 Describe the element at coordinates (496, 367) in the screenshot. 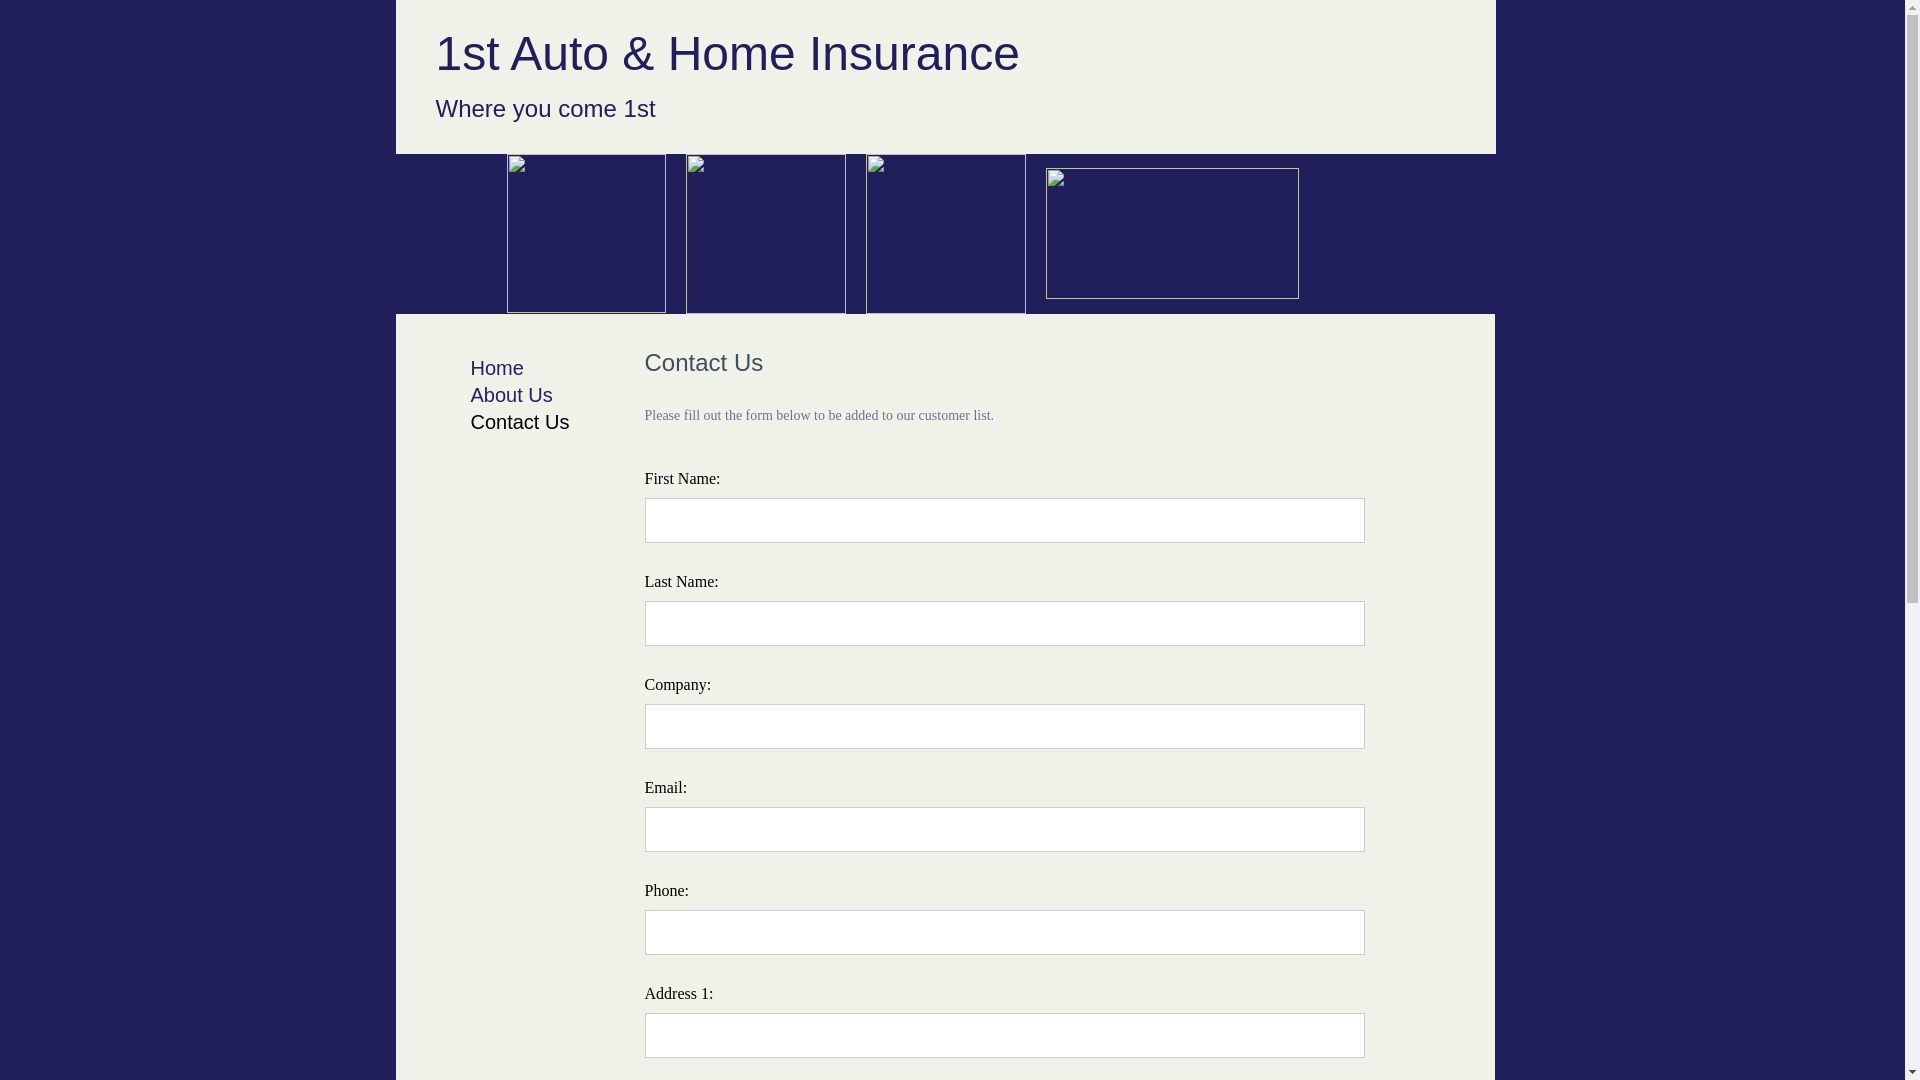

I see `'Home'` at that location.